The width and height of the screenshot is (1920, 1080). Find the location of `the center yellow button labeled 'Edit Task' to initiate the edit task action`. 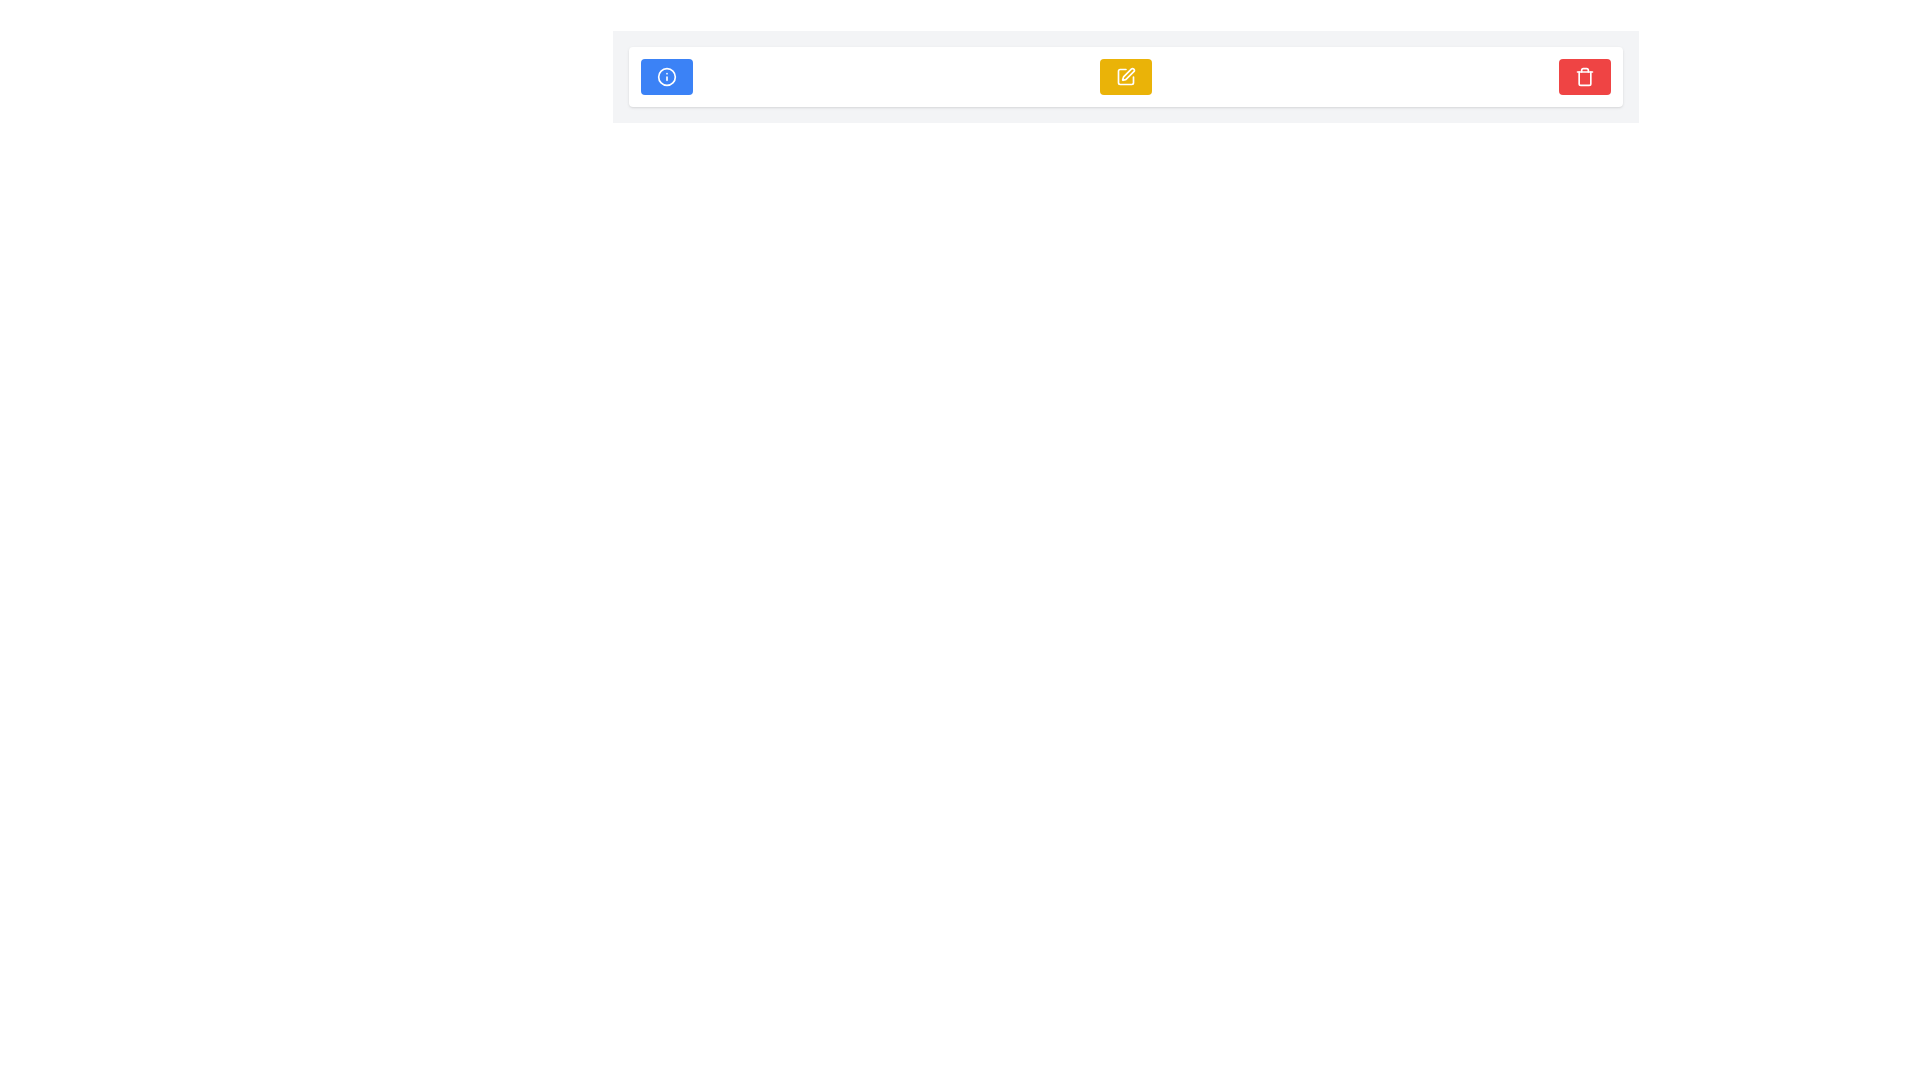

the center yellow button labeled 'Edit Task' to initiate the edit task action is located at coordinates (1126, 76).